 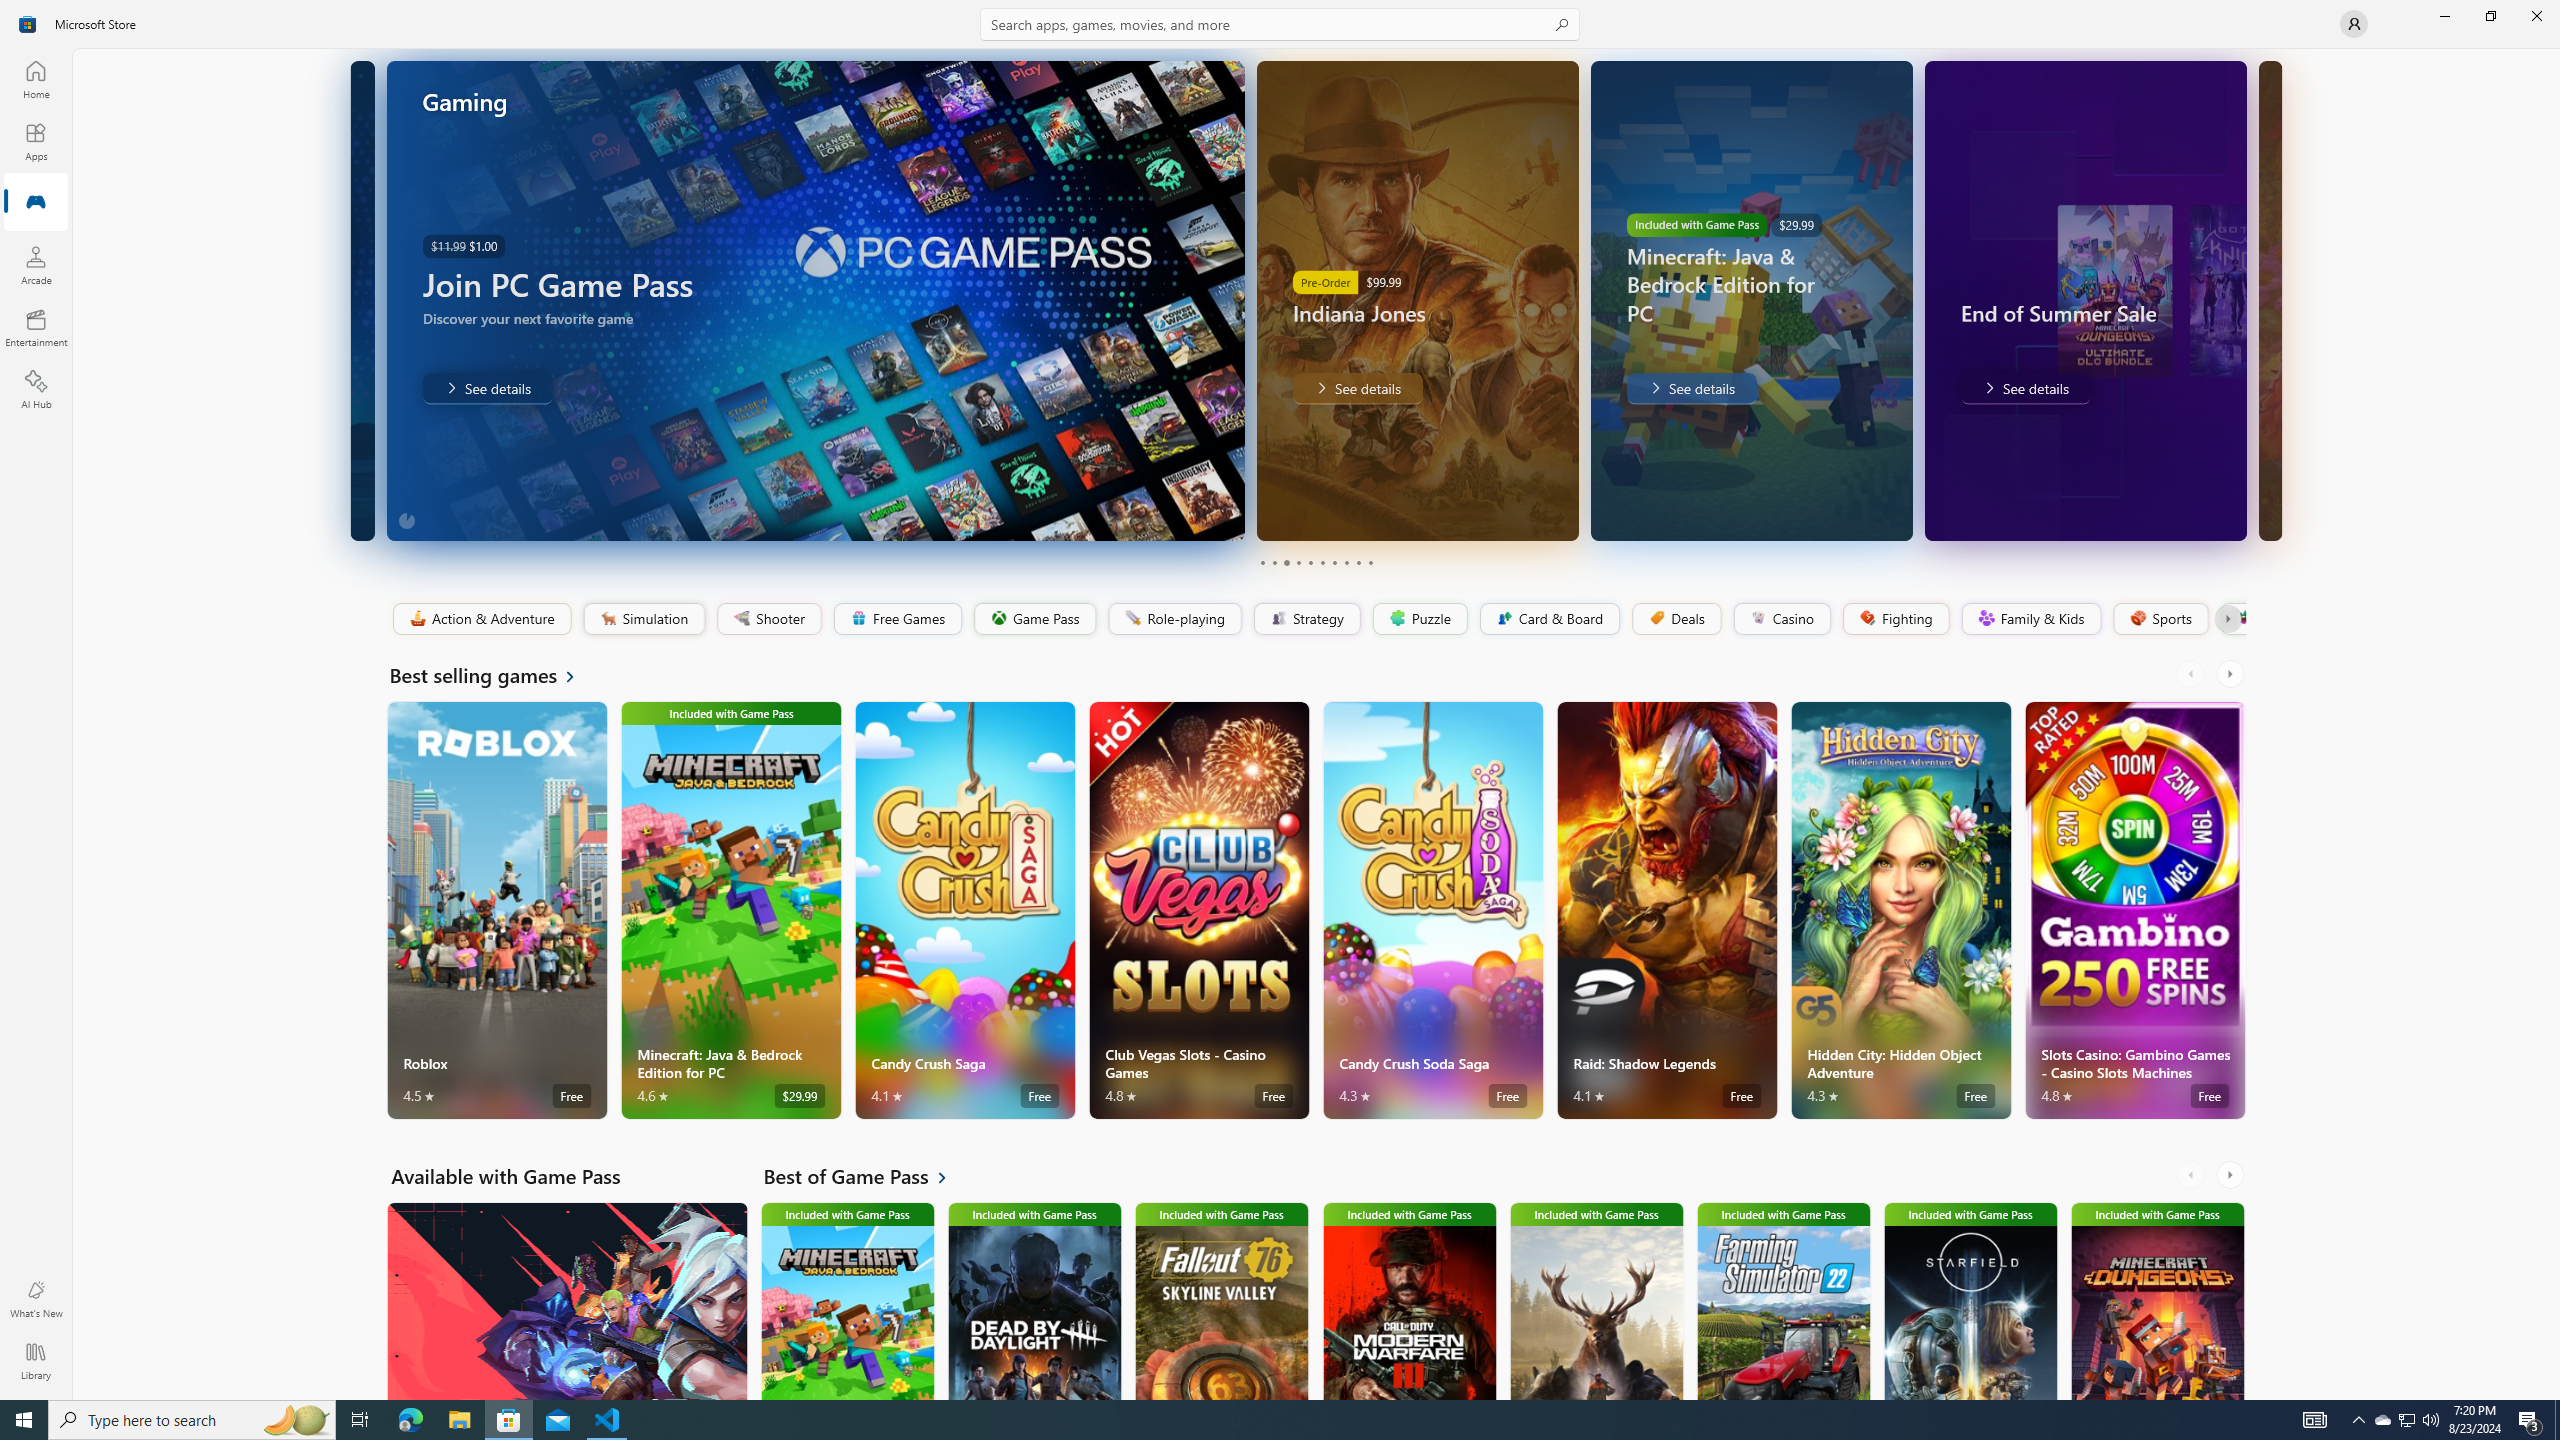 I want to click on 'Class: Button', so click(x=2226, y=618).